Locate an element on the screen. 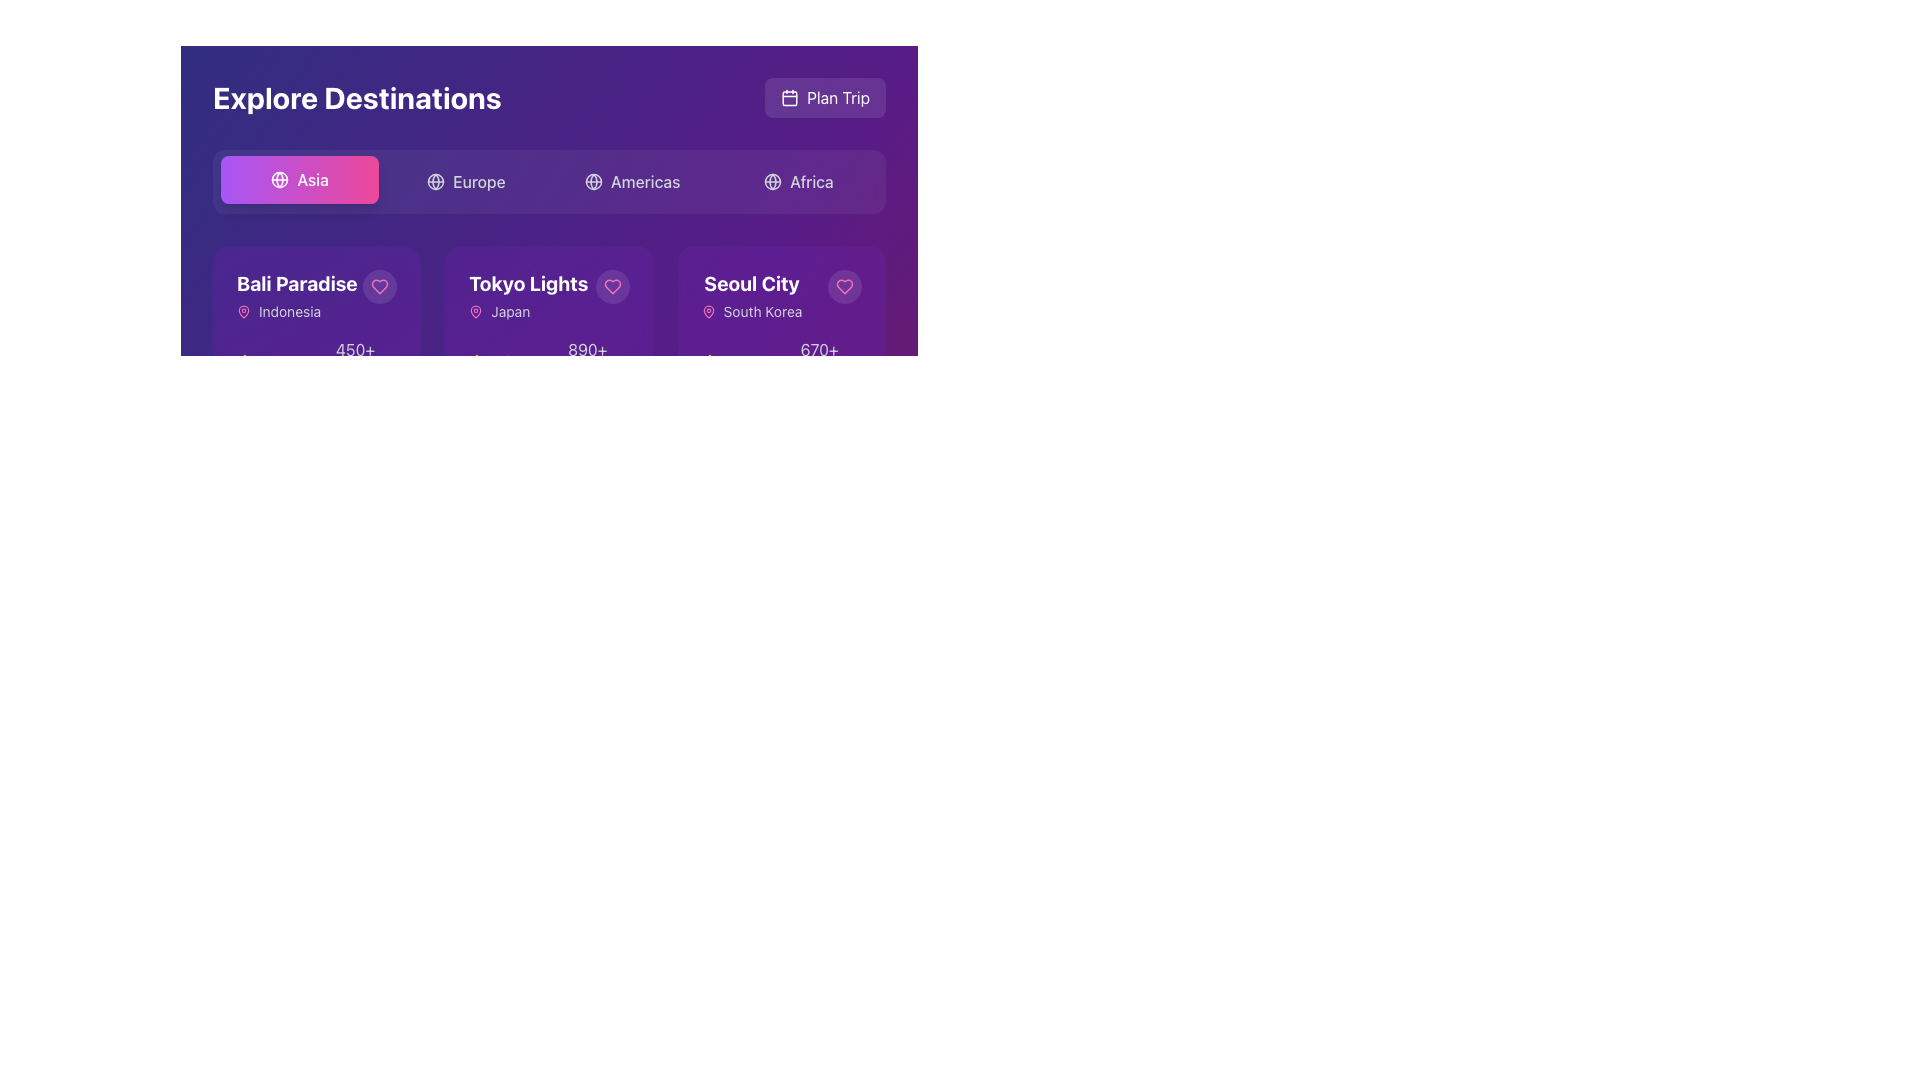 The width and height of the screenshot is (1920, 1080). the informational label displaying the rating number, yellow star icon, and traveler count text located under the 'Tokyo Lights' tile in the 'Explore Destinations' section is located at coordinates (549, 362).